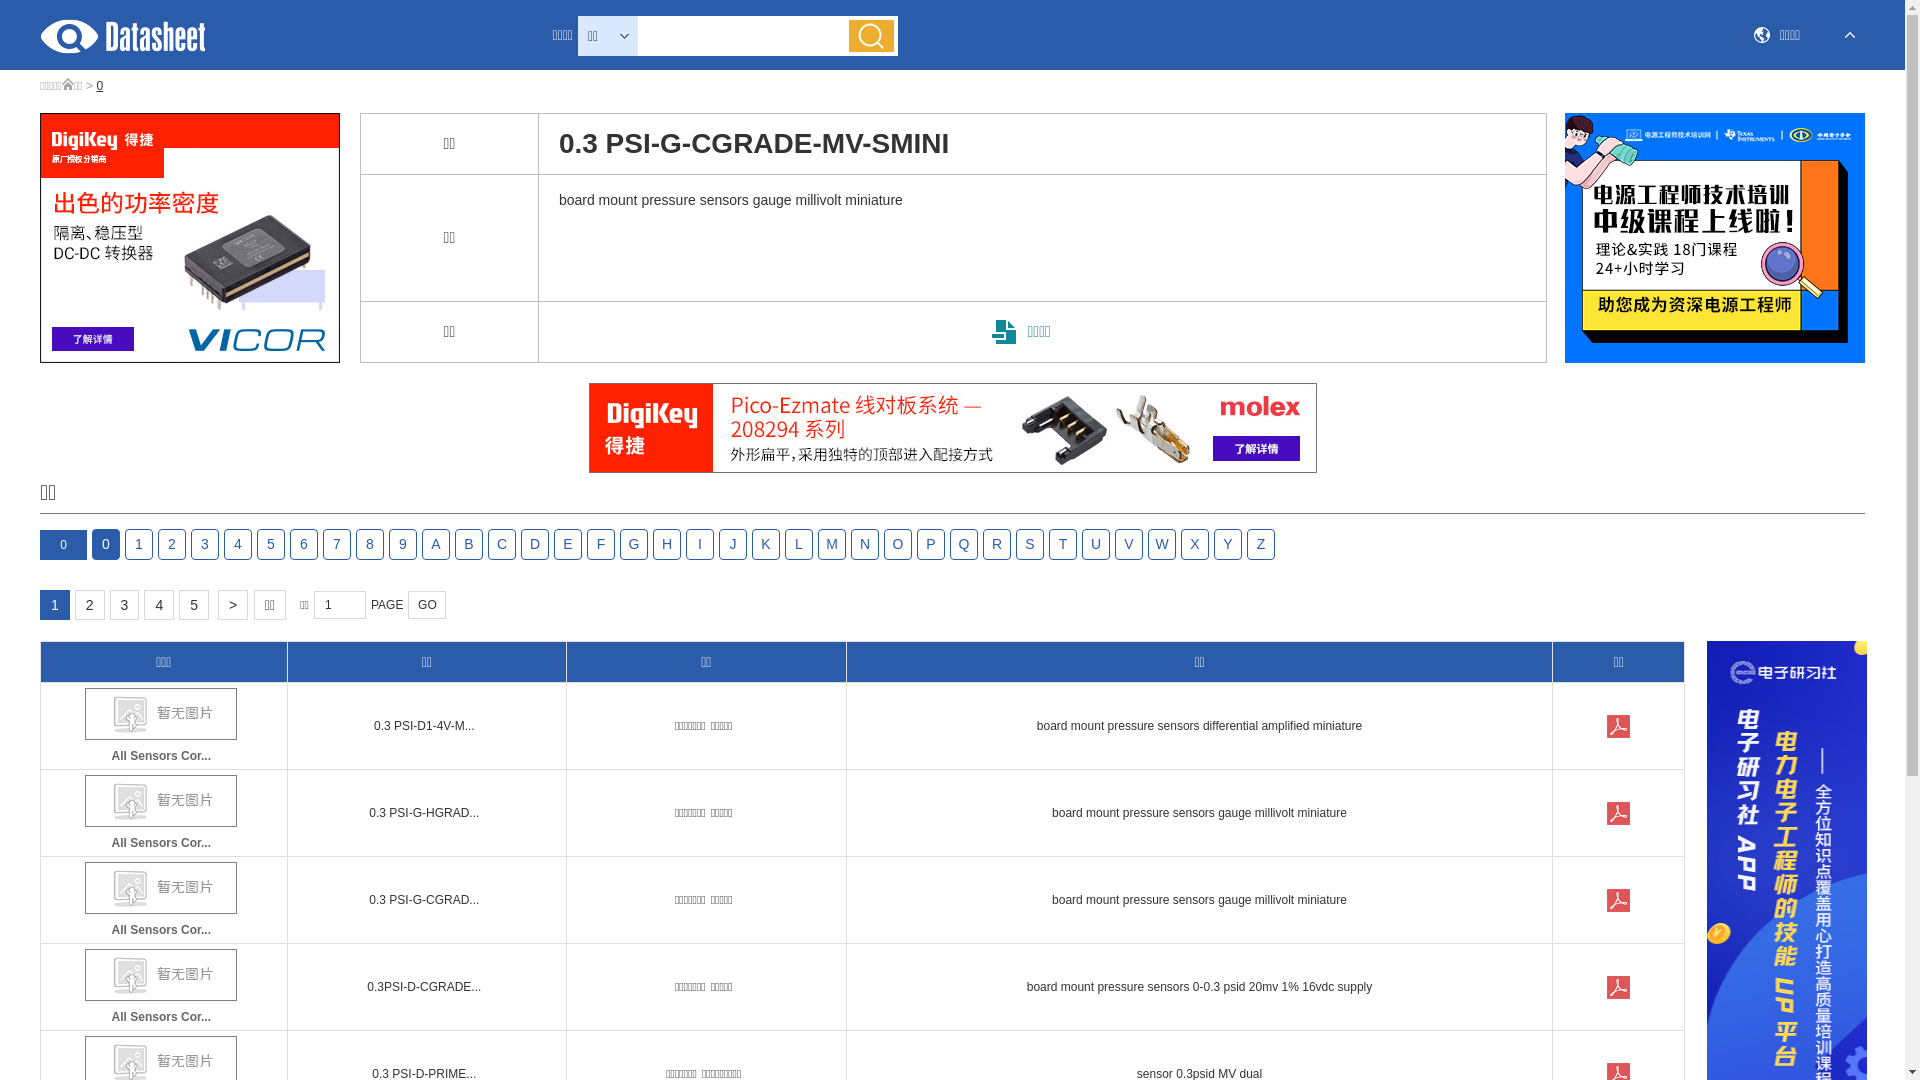 This screenshot has width=1920, height=1080. I want to click on 'N', so click(864, 544).